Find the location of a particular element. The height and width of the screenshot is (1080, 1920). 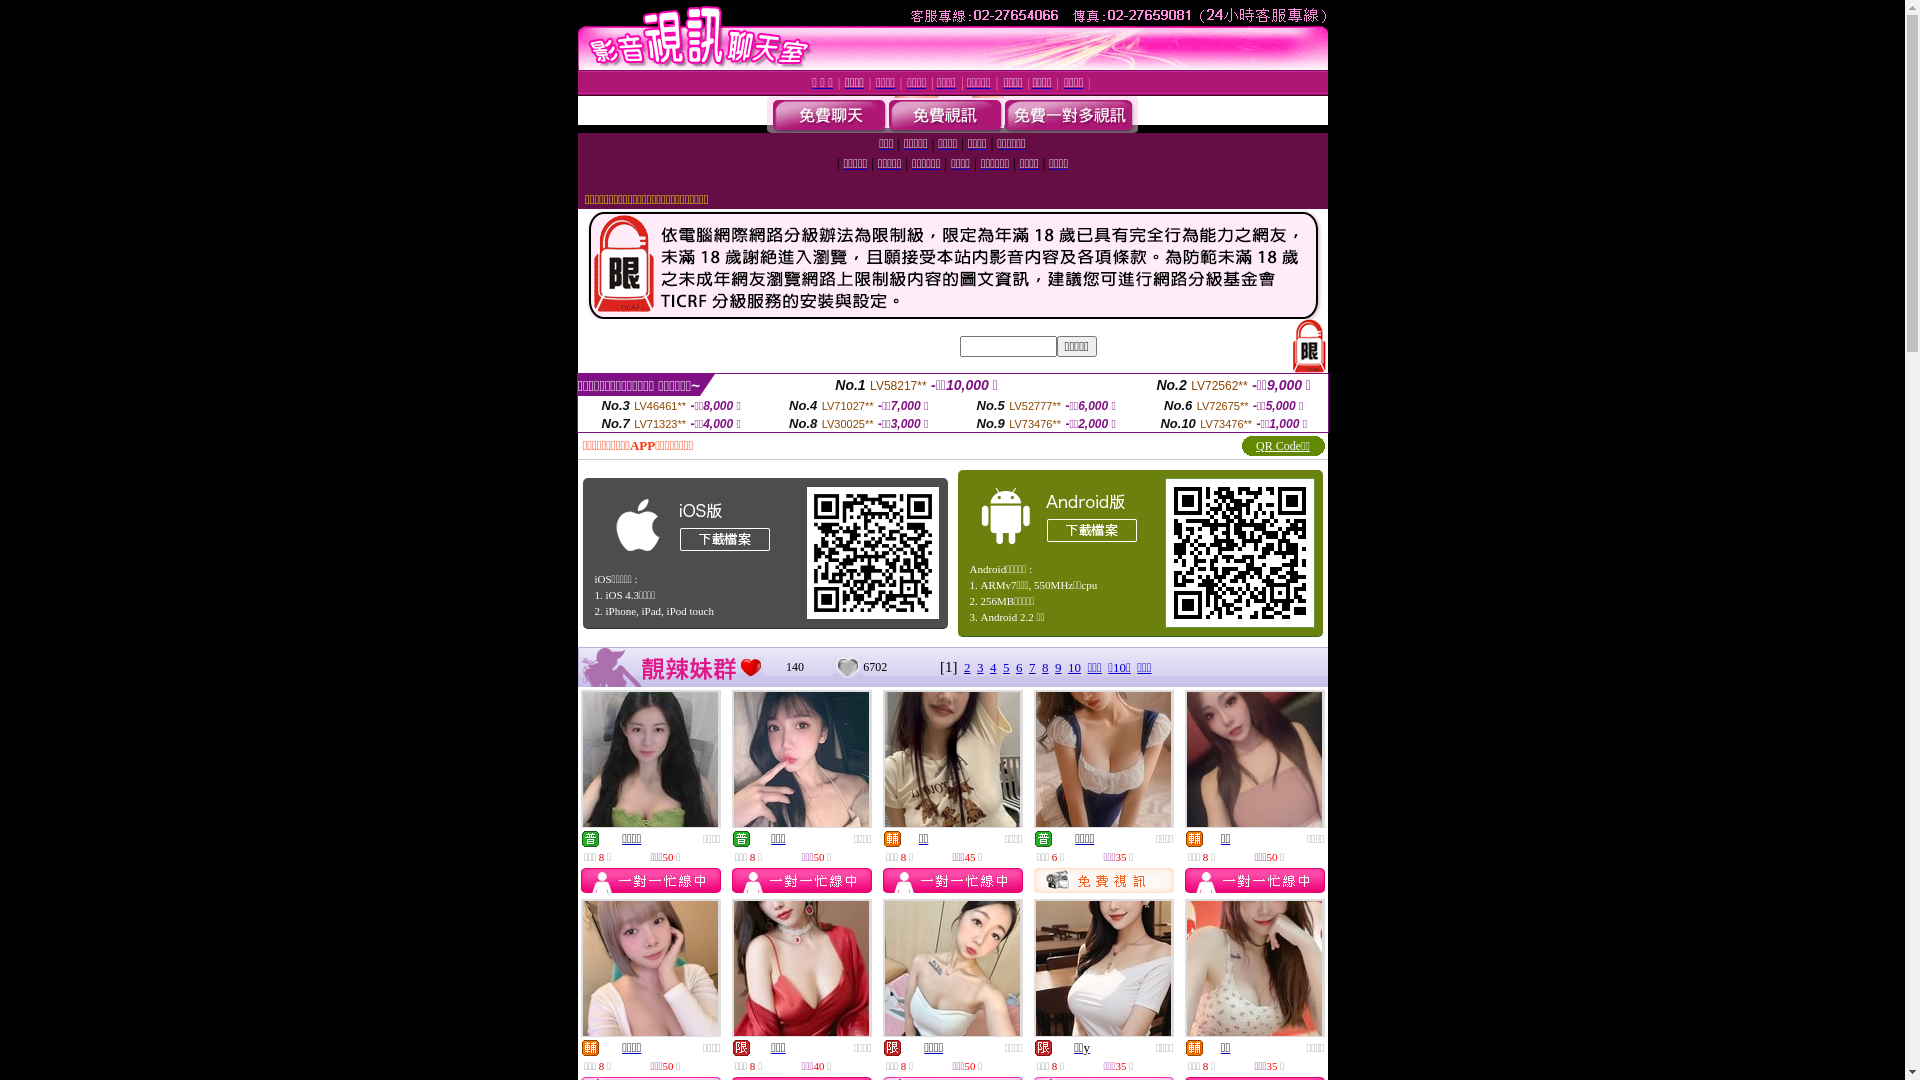

'2' is located at coordinates (967, 667).